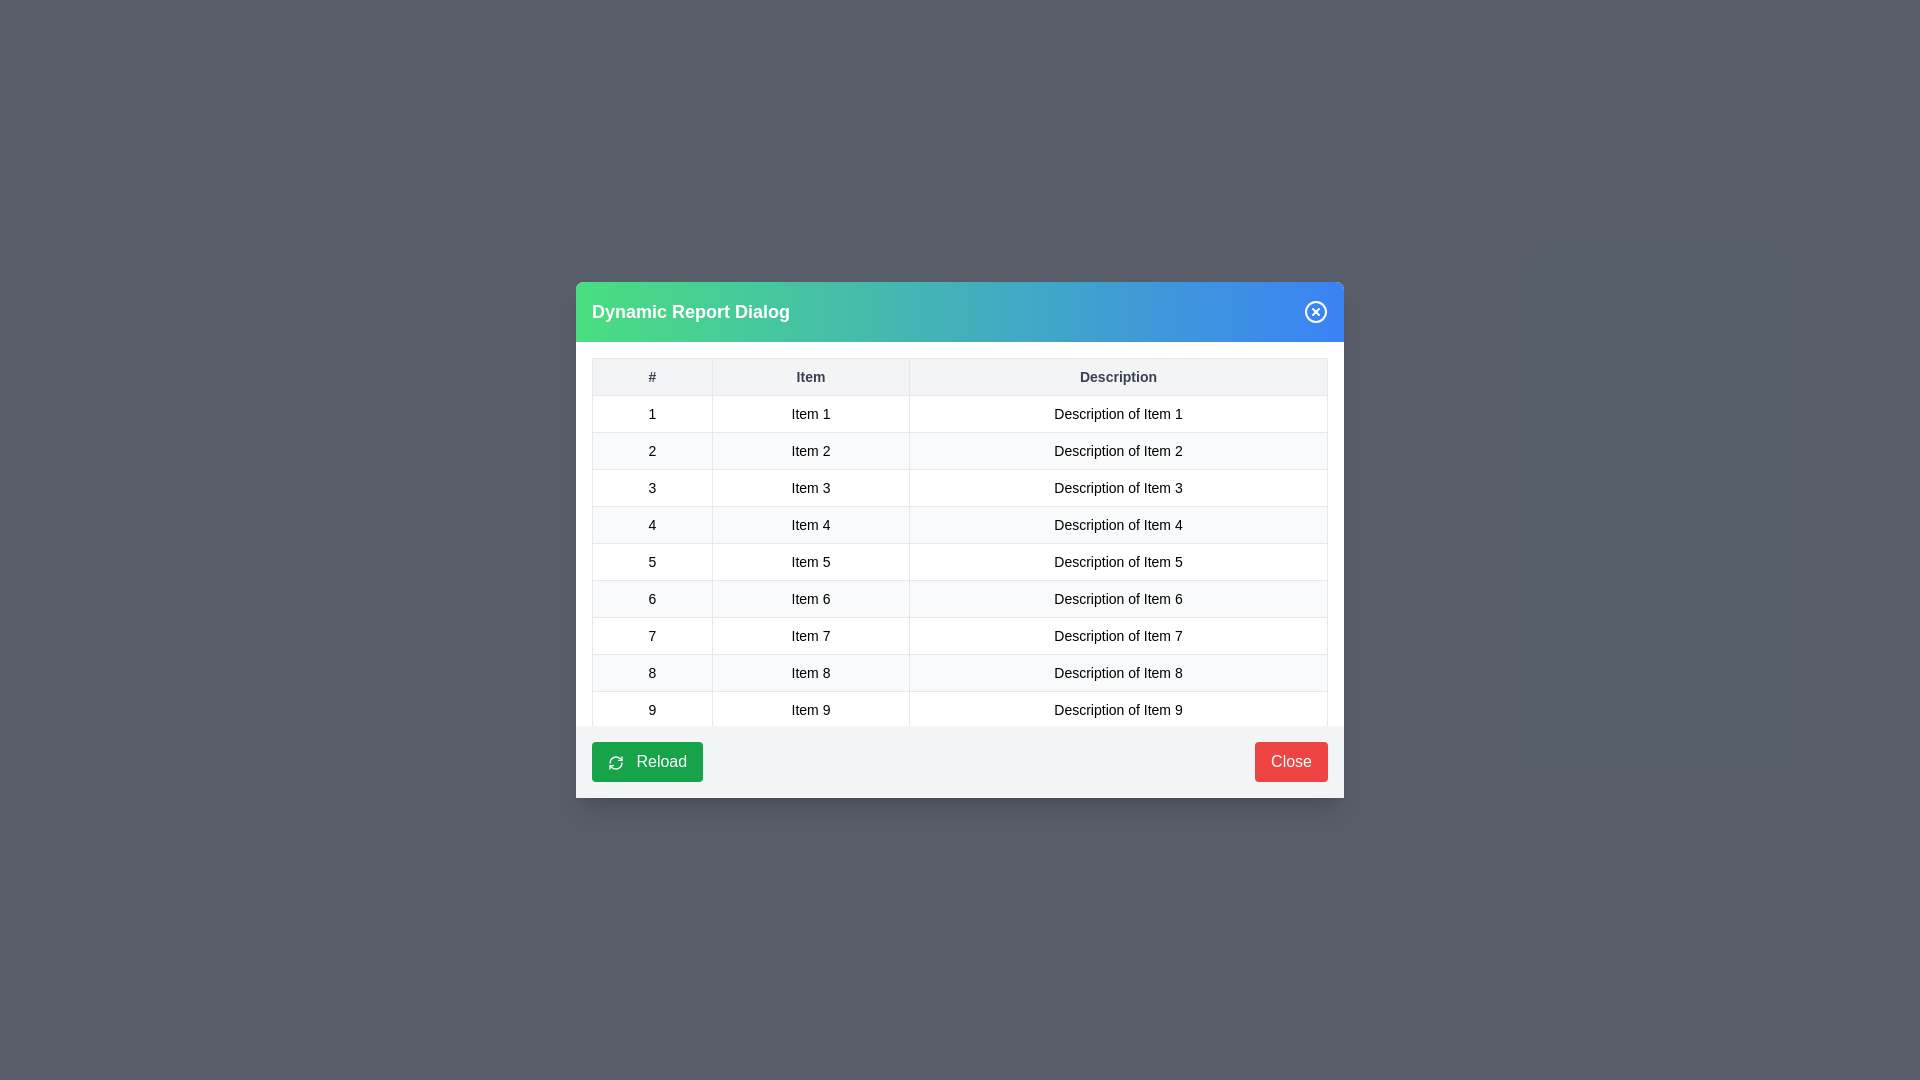 The image size is (1920, 1080). Describe the element at coordinates (652, 377) in the screenshot. I see `the table header # to sort the table by that column` at that location.